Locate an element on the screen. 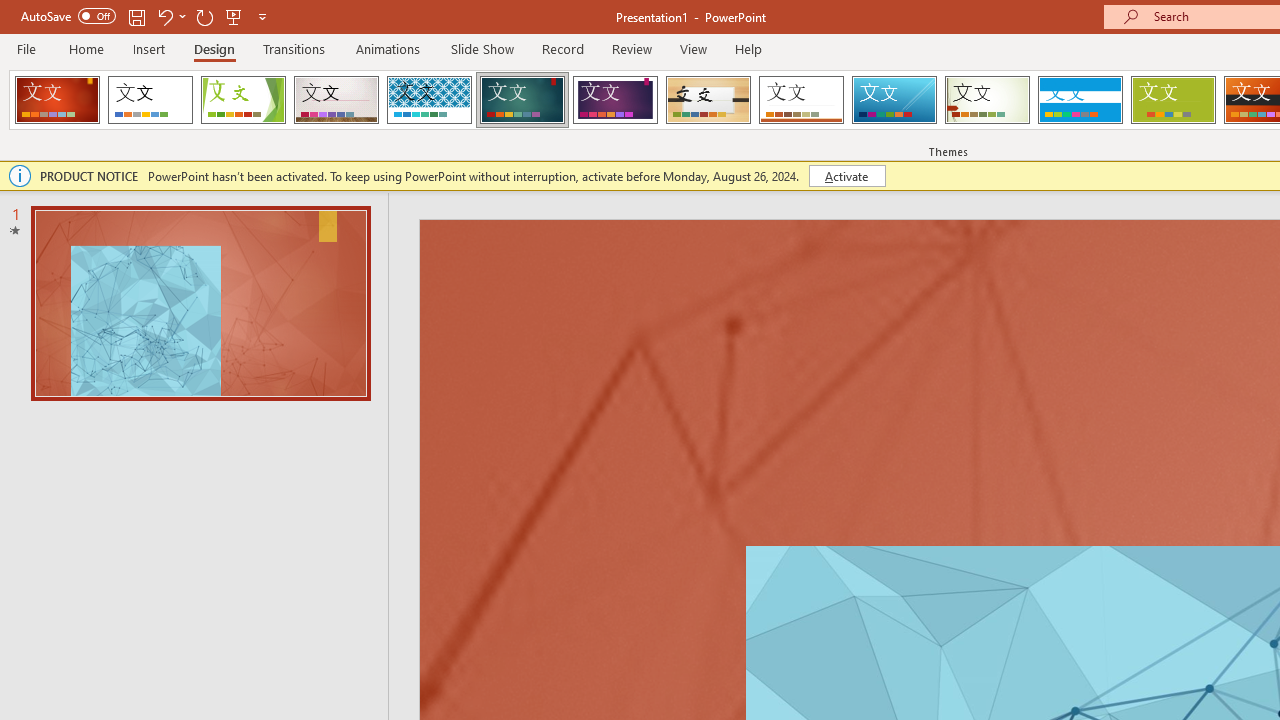 The height and width of the screenshot is (720, 1280). 'Ion Boardroom' is located at coordinates (614, 100).